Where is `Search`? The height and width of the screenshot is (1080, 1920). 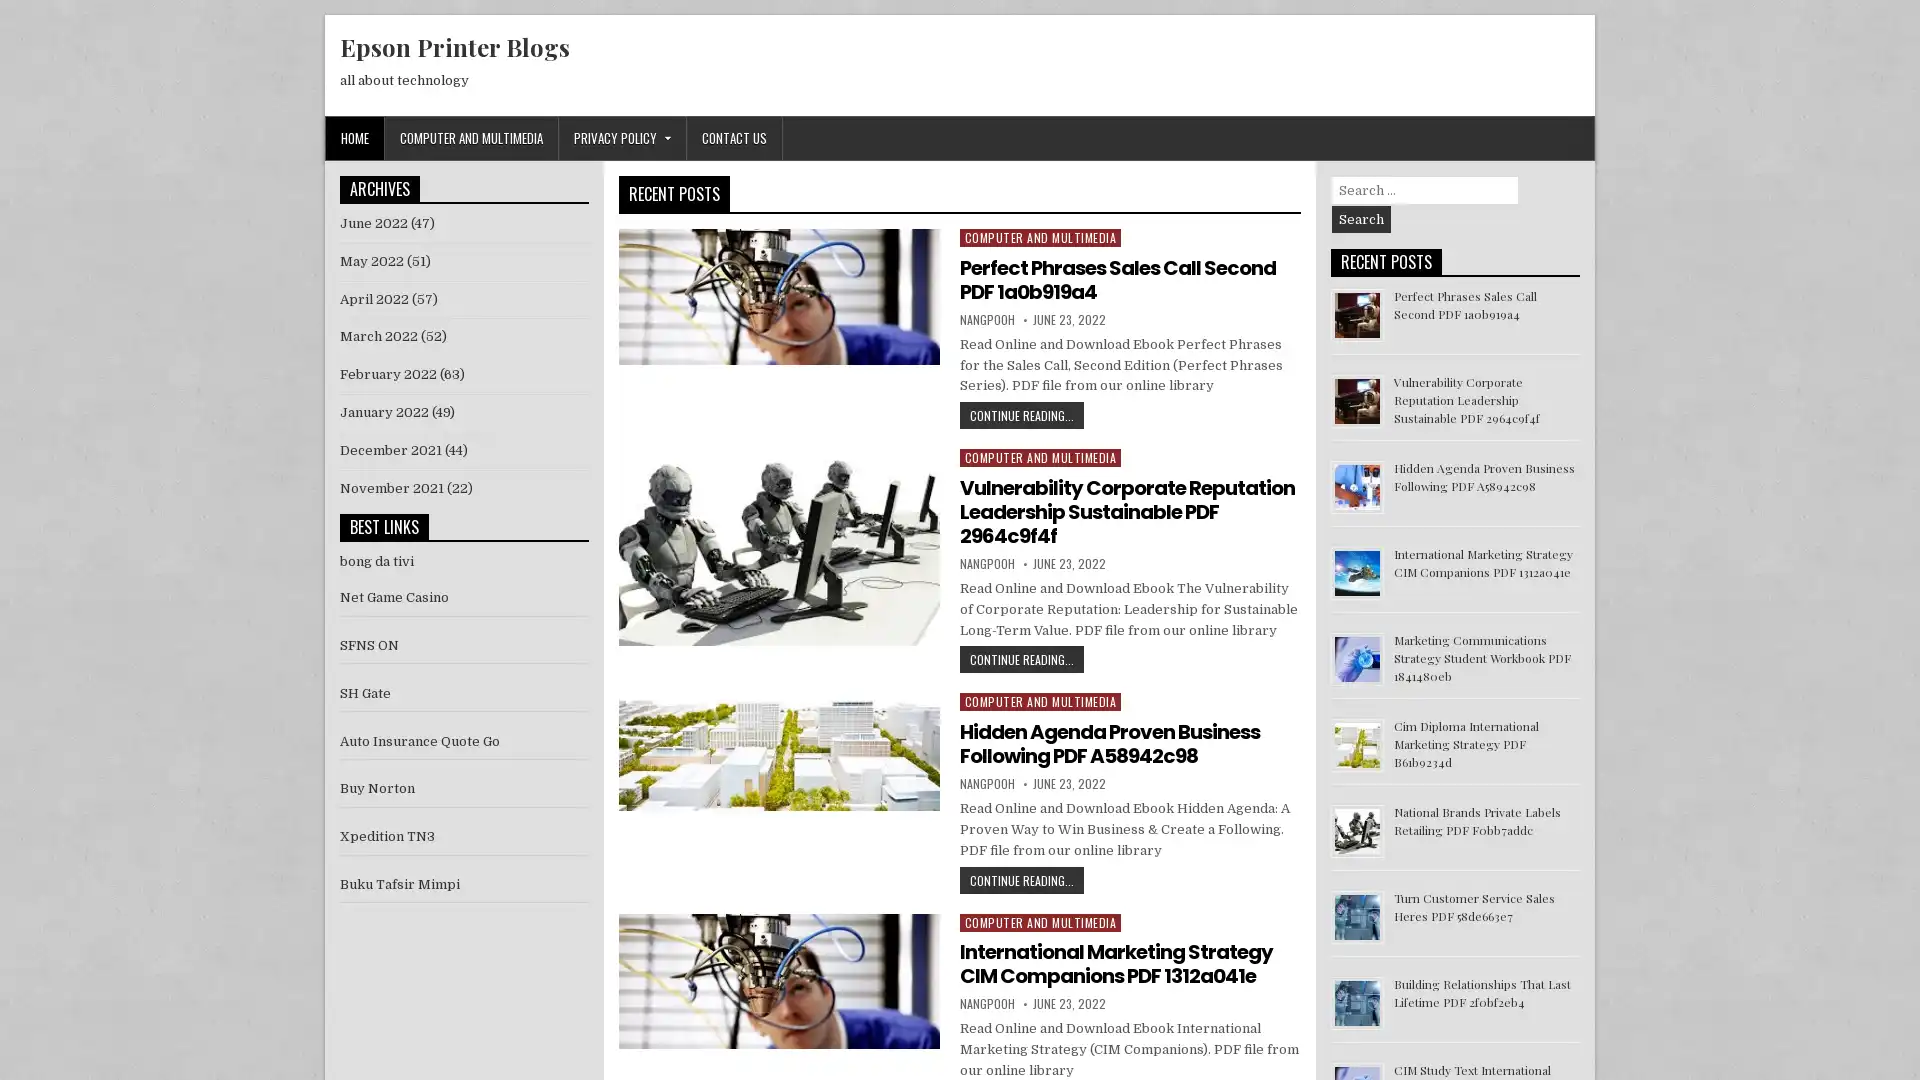 Search is located at coordinates (1360, 219).